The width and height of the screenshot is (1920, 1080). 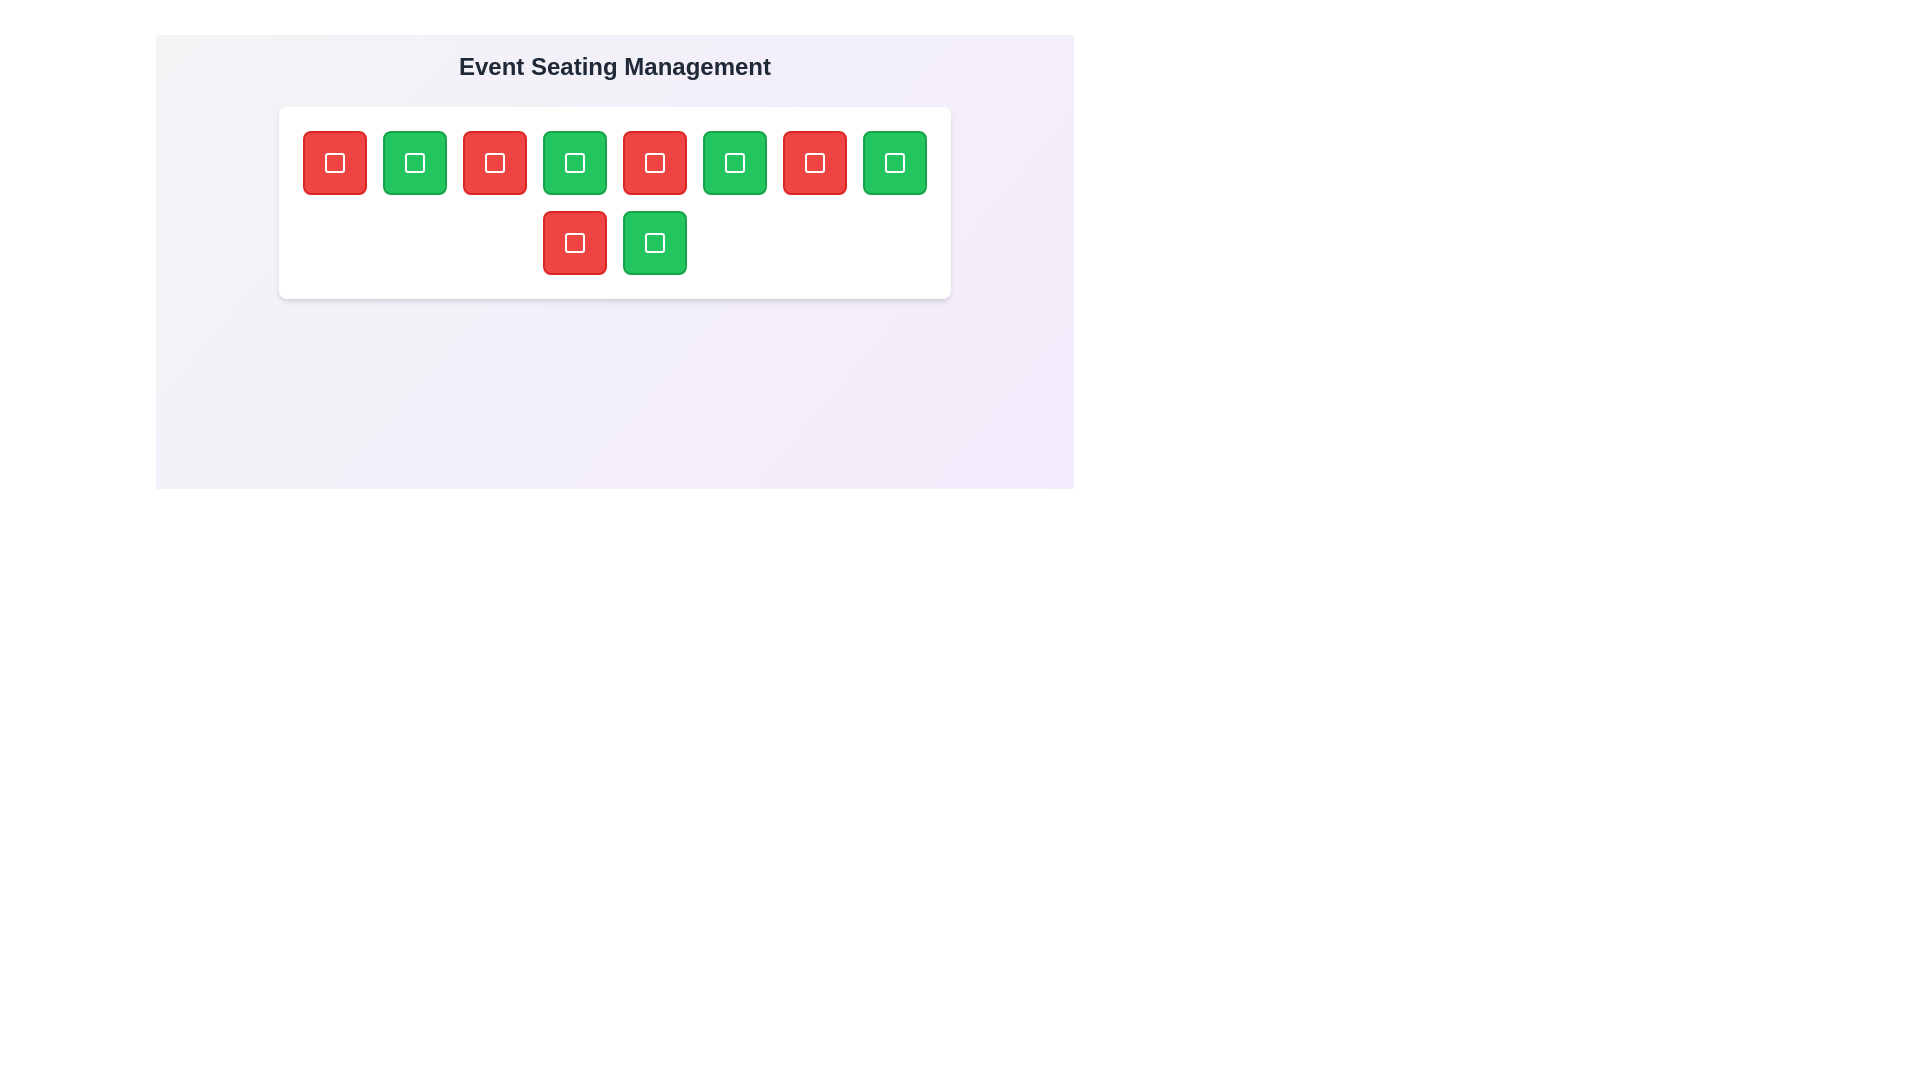 What do you see at coordinates (893, 161) in the screenshot?
I see `the green square icon that signifies seat 8` at bounding box center [893, 161].